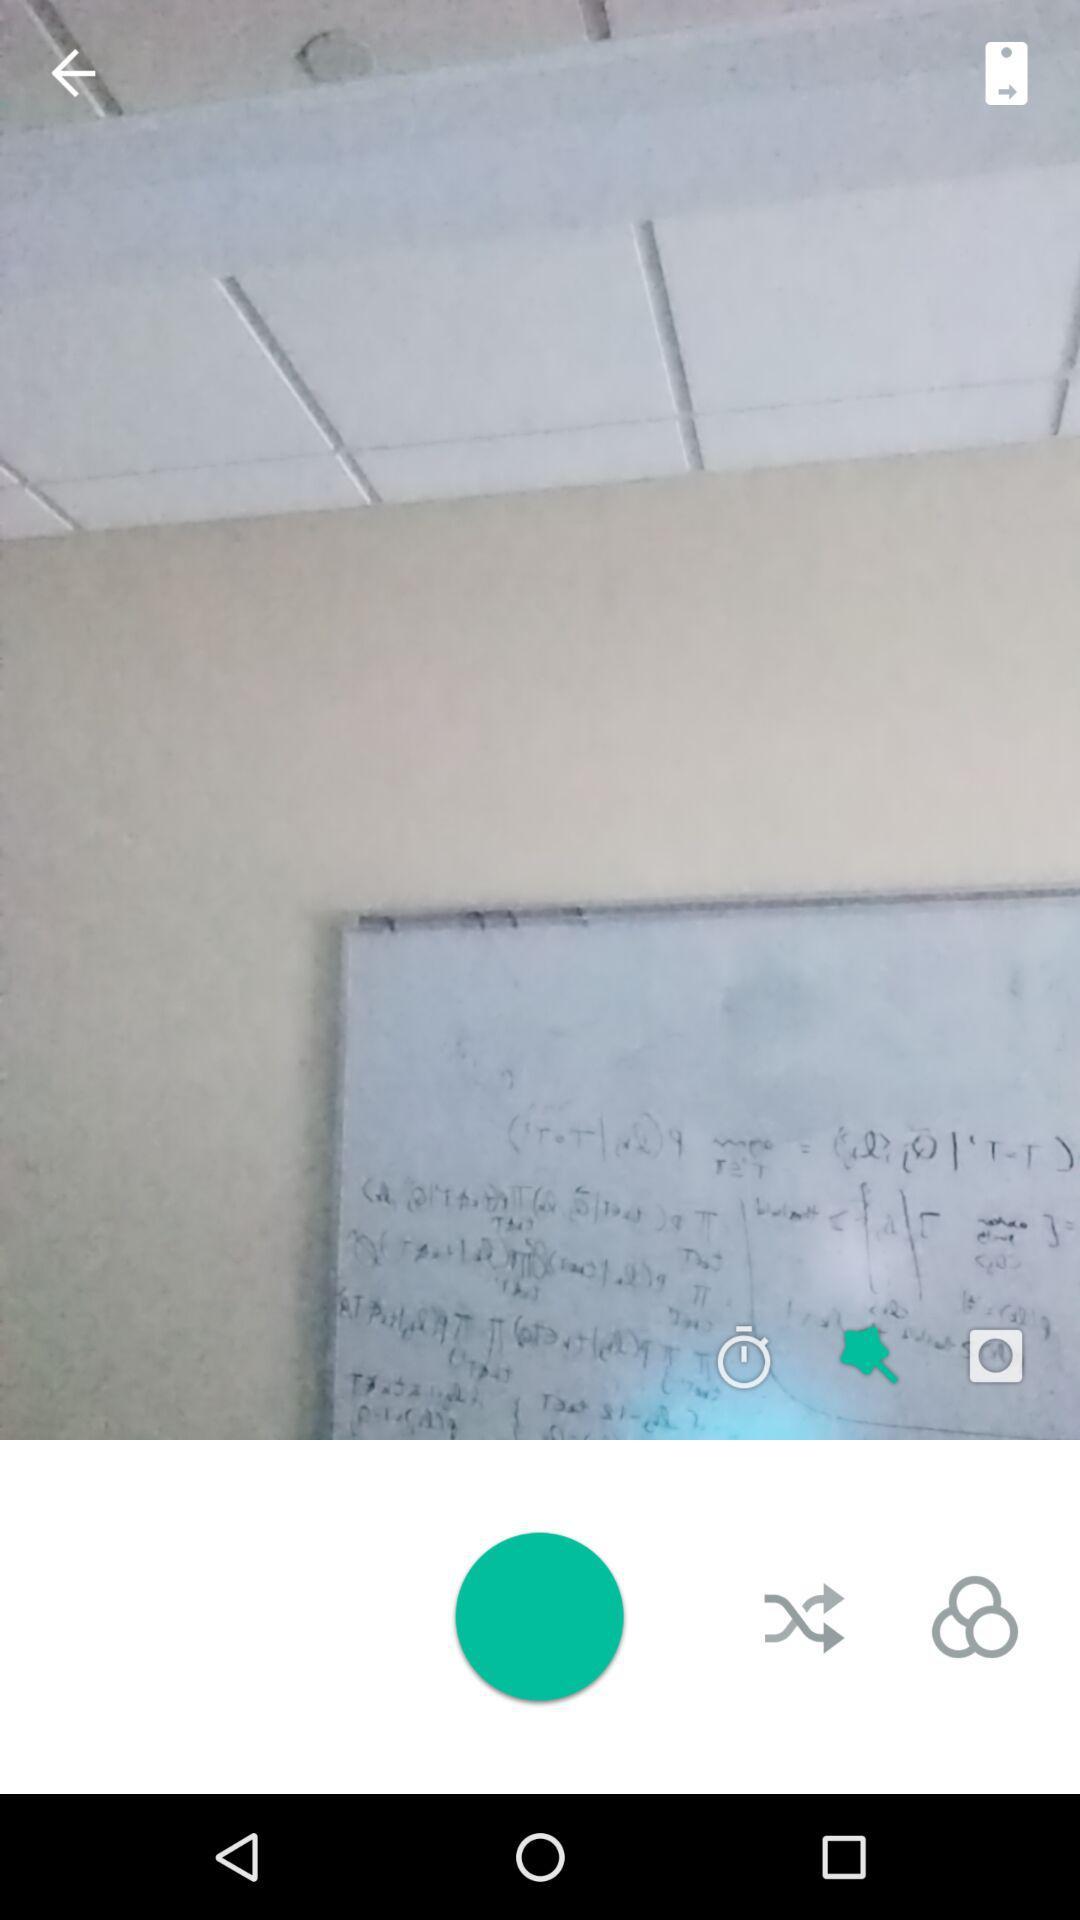 This screenshot has width=1080, height=1920. I want to click on auto image filter adjustments, so click(869, 1356).